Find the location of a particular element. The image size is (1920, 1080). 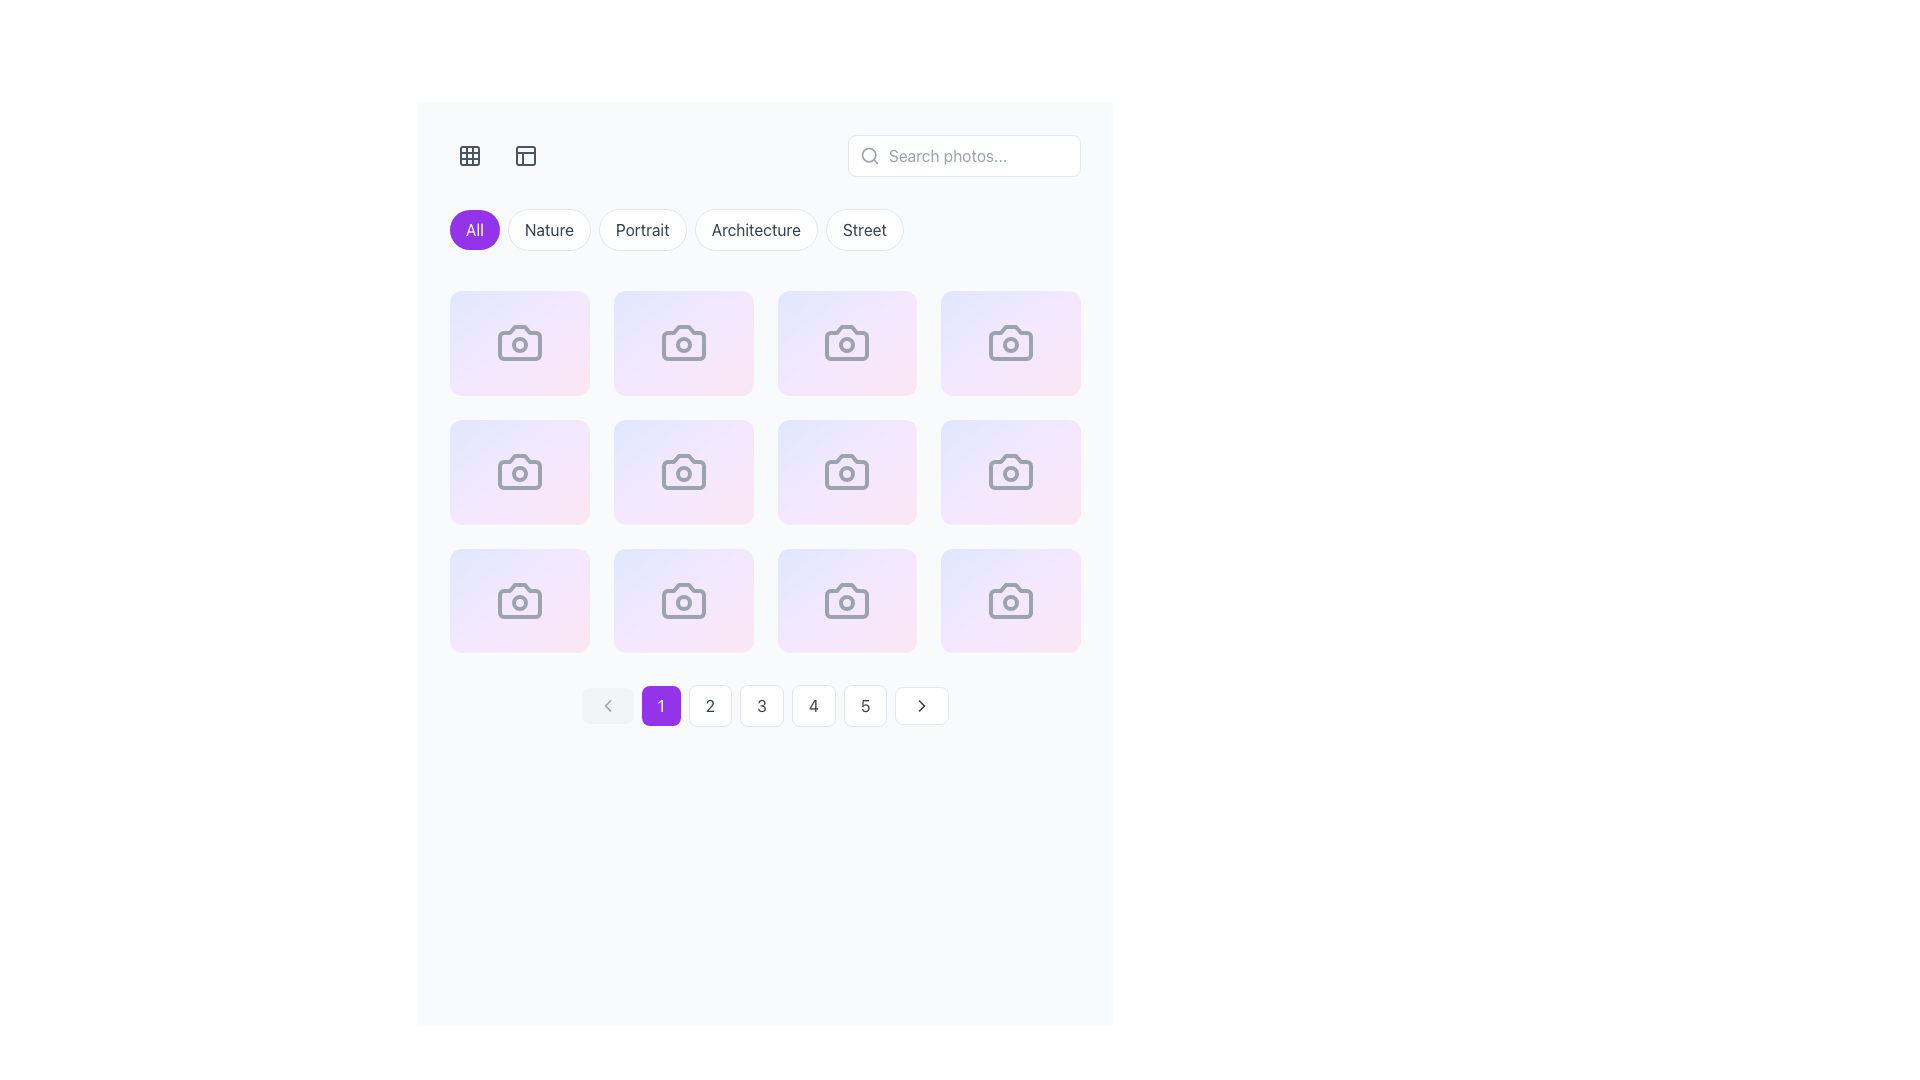

the stylized camera body element within the SVG graphic, which is part of a camera icon in the UI. This element is characterized by its minimalistic outline design and is located in the bottom row, first from the left in a 3-column layout grid is located at coordinates (519, 600).